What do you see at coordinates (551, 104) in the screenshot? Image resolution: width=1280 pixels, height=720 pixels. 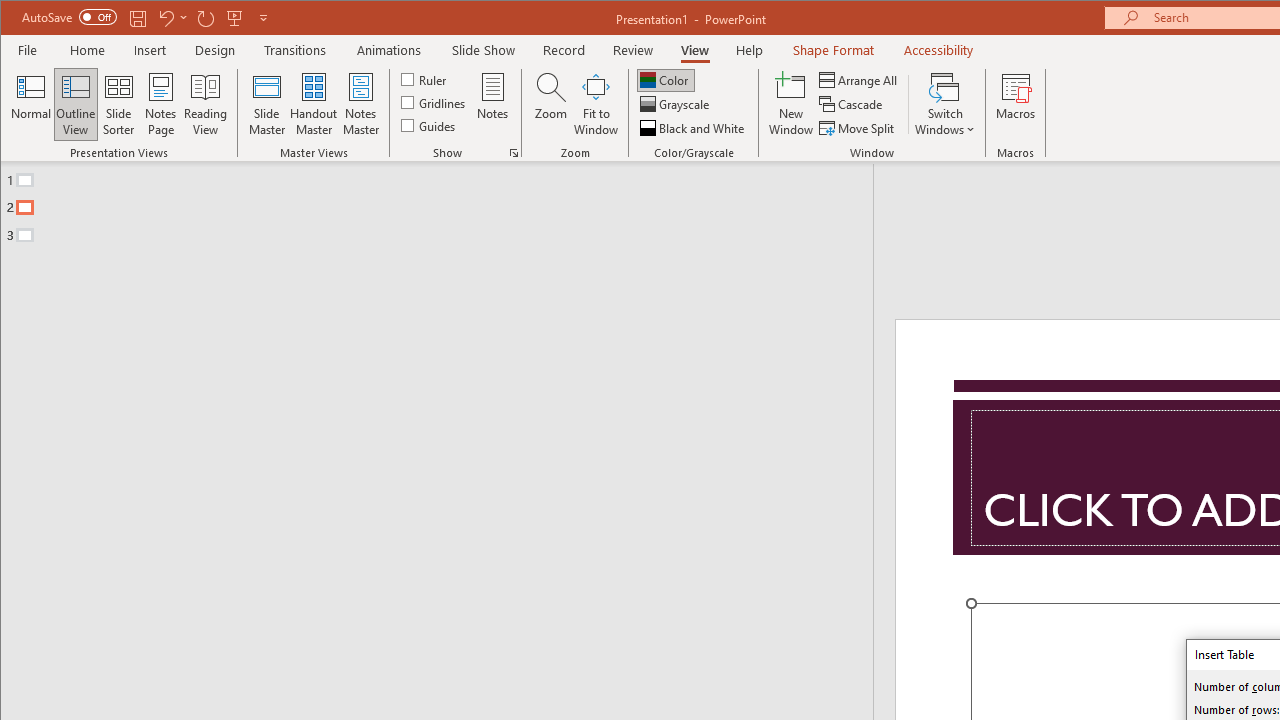 I see `'Zoom...'` at bounding box center [551, 104].